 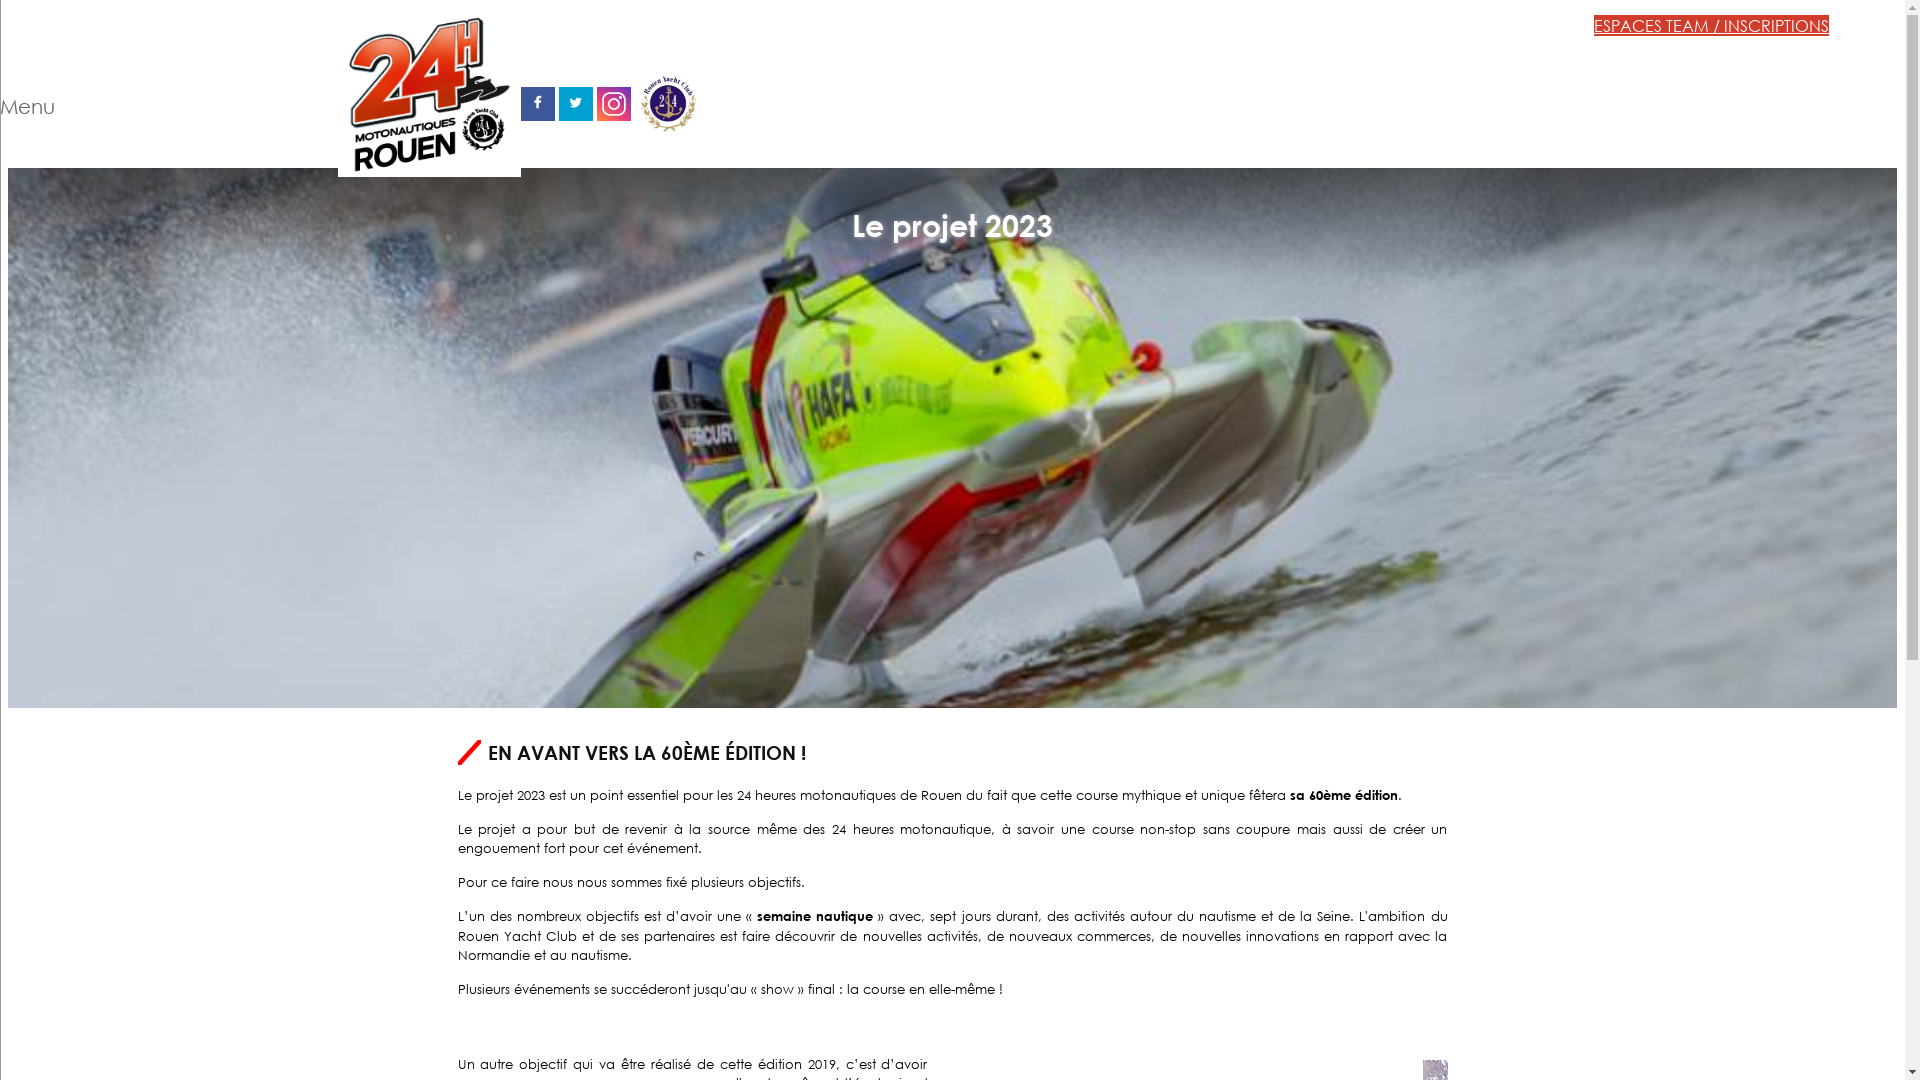 I want to click on 'ESPACES TEAM / INSCRIPTIONS', so click(x=1592, y=25).